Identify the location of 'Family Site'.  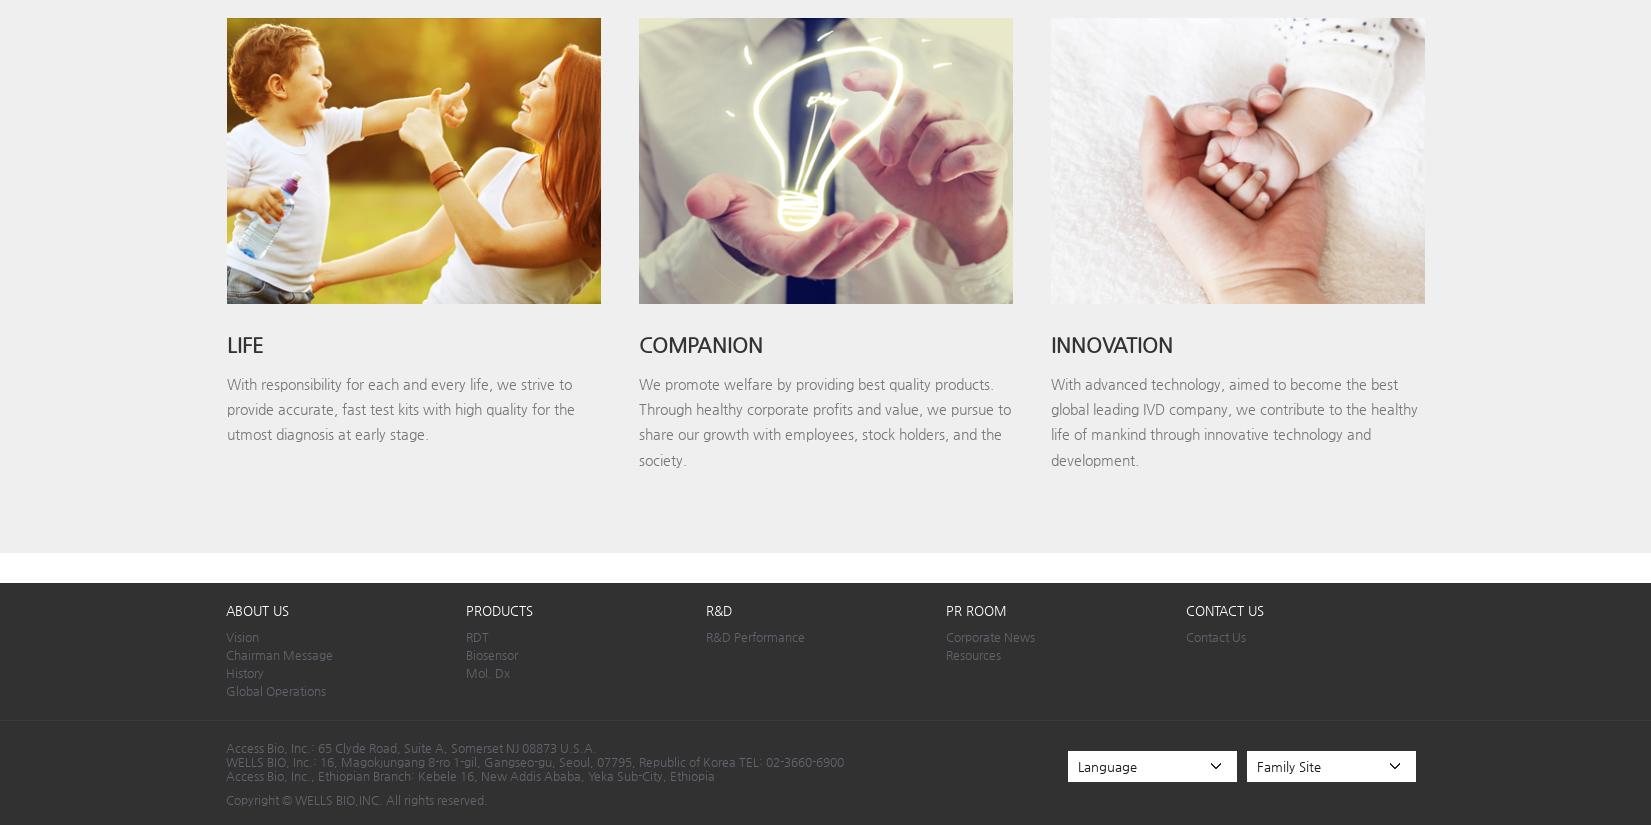
(1286, 764).